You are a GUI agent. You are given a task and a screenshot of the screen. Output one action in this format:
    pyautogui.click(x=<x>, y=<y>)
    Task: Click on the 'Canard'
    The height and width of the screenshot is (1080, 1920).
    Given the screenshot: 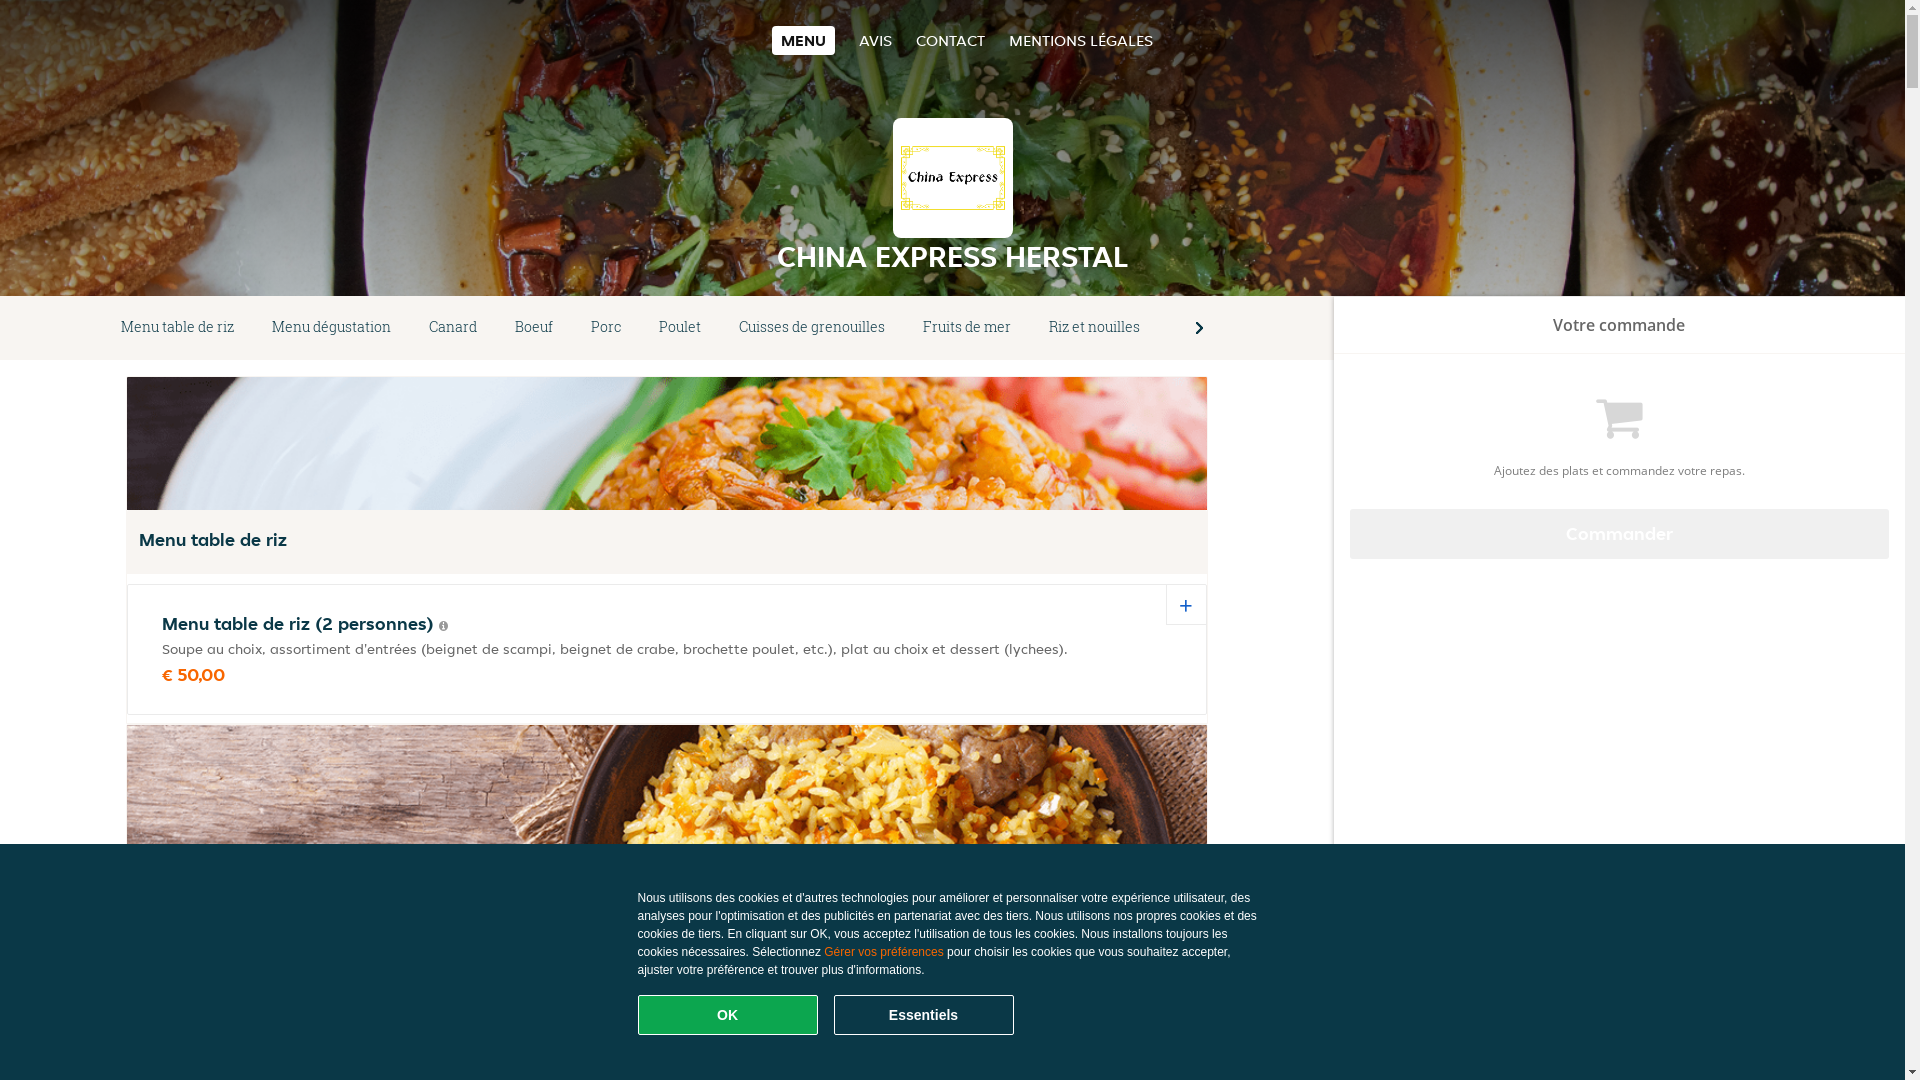 What is the action you would take?
    pyautogui.click(x=451, y=326)
    